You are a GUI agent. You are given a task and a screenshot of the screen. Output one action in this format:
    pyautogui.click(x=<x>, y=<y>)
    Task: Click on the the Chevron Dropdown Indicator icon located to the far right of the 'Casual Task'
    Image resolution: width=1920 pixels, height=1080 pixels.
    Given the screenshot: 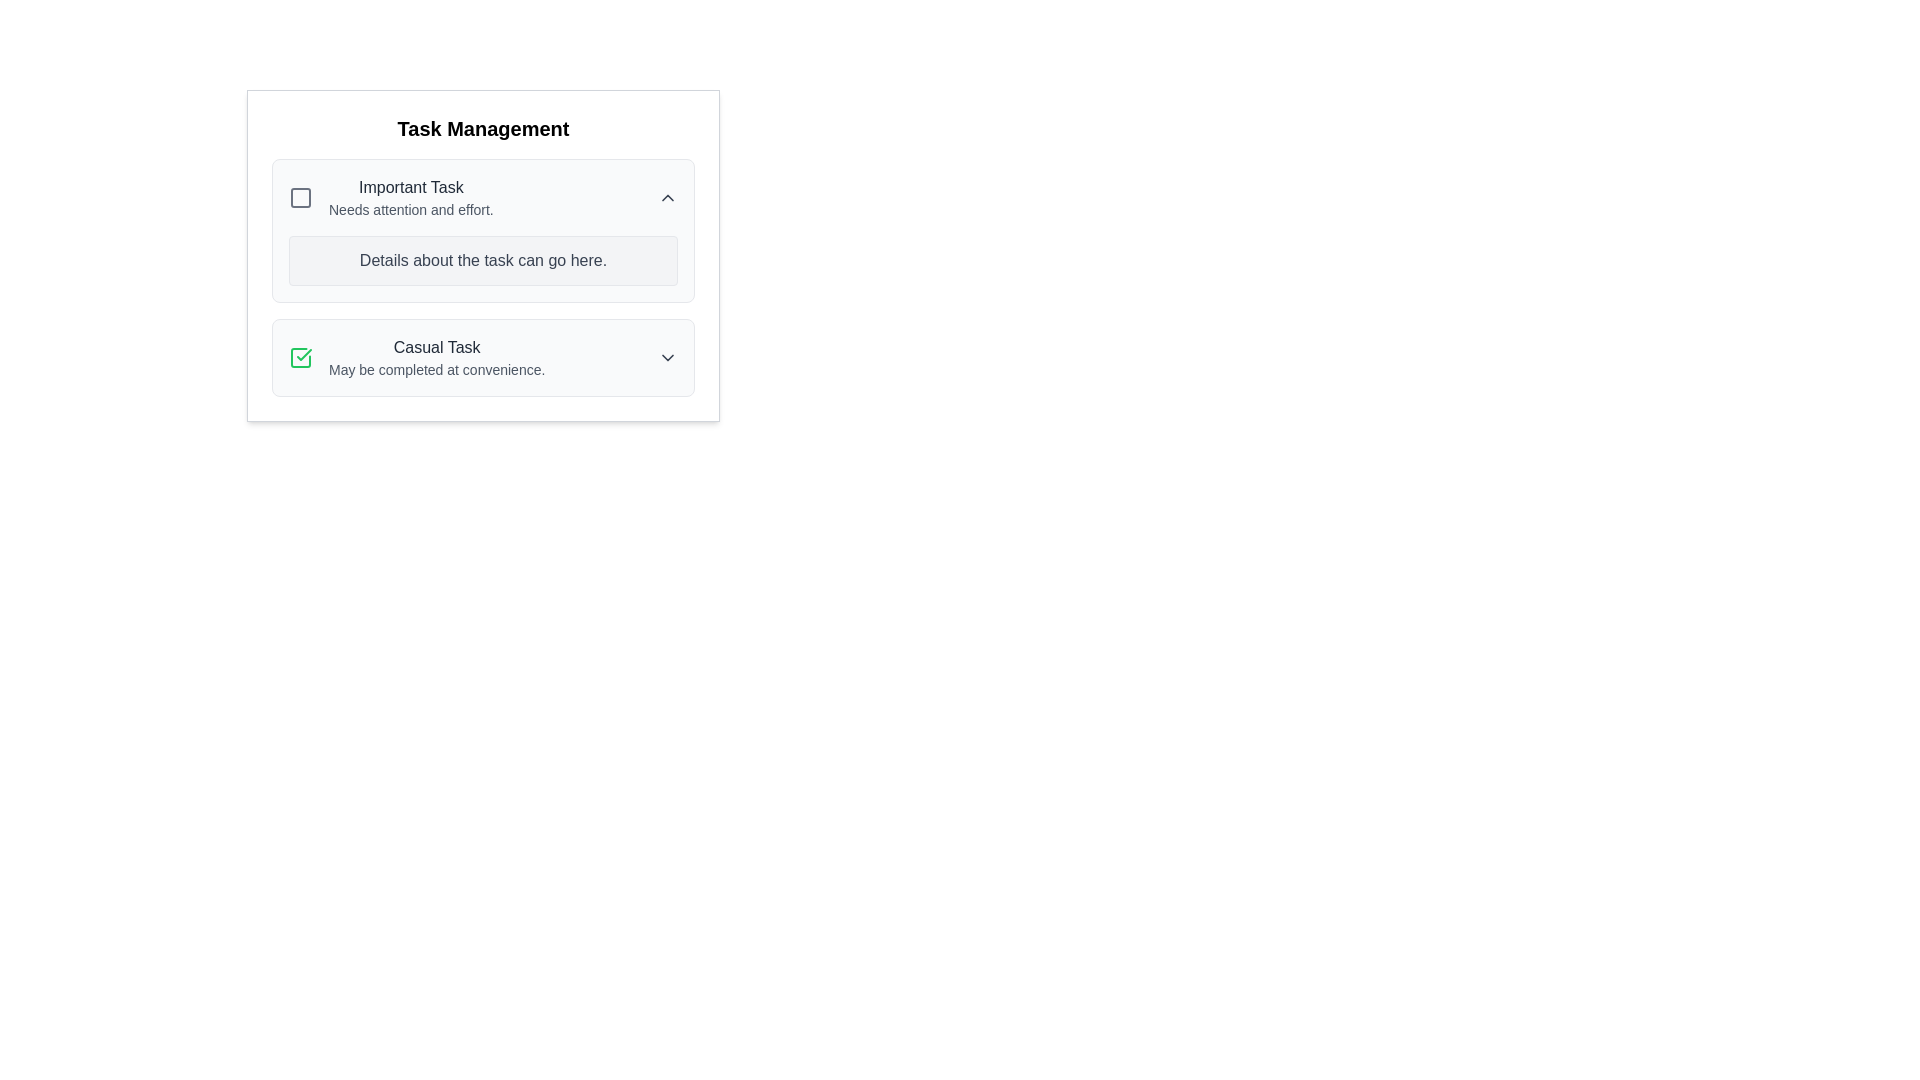 What is the action you would take?
    pyautogui.click(x=667, y=357)
    